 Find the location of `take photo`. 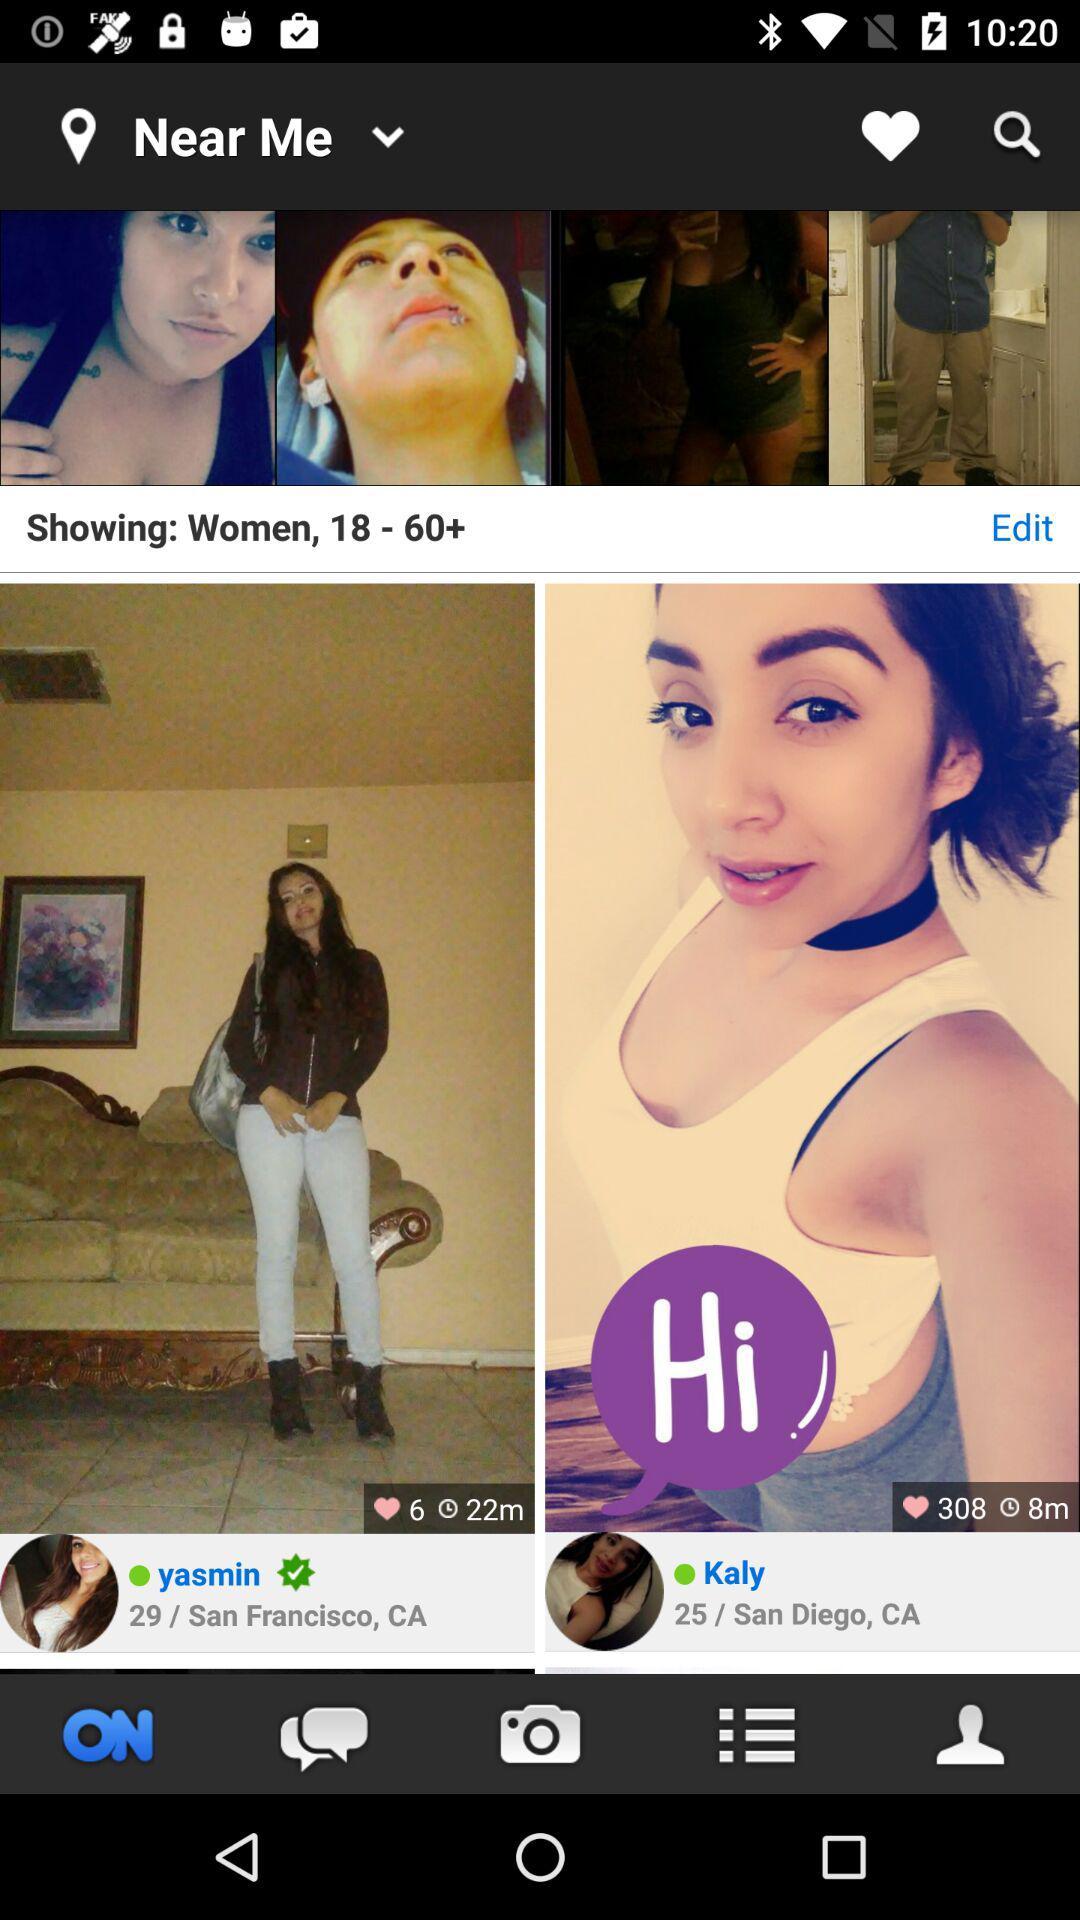

take photo is located at coordinates (540, 1733).